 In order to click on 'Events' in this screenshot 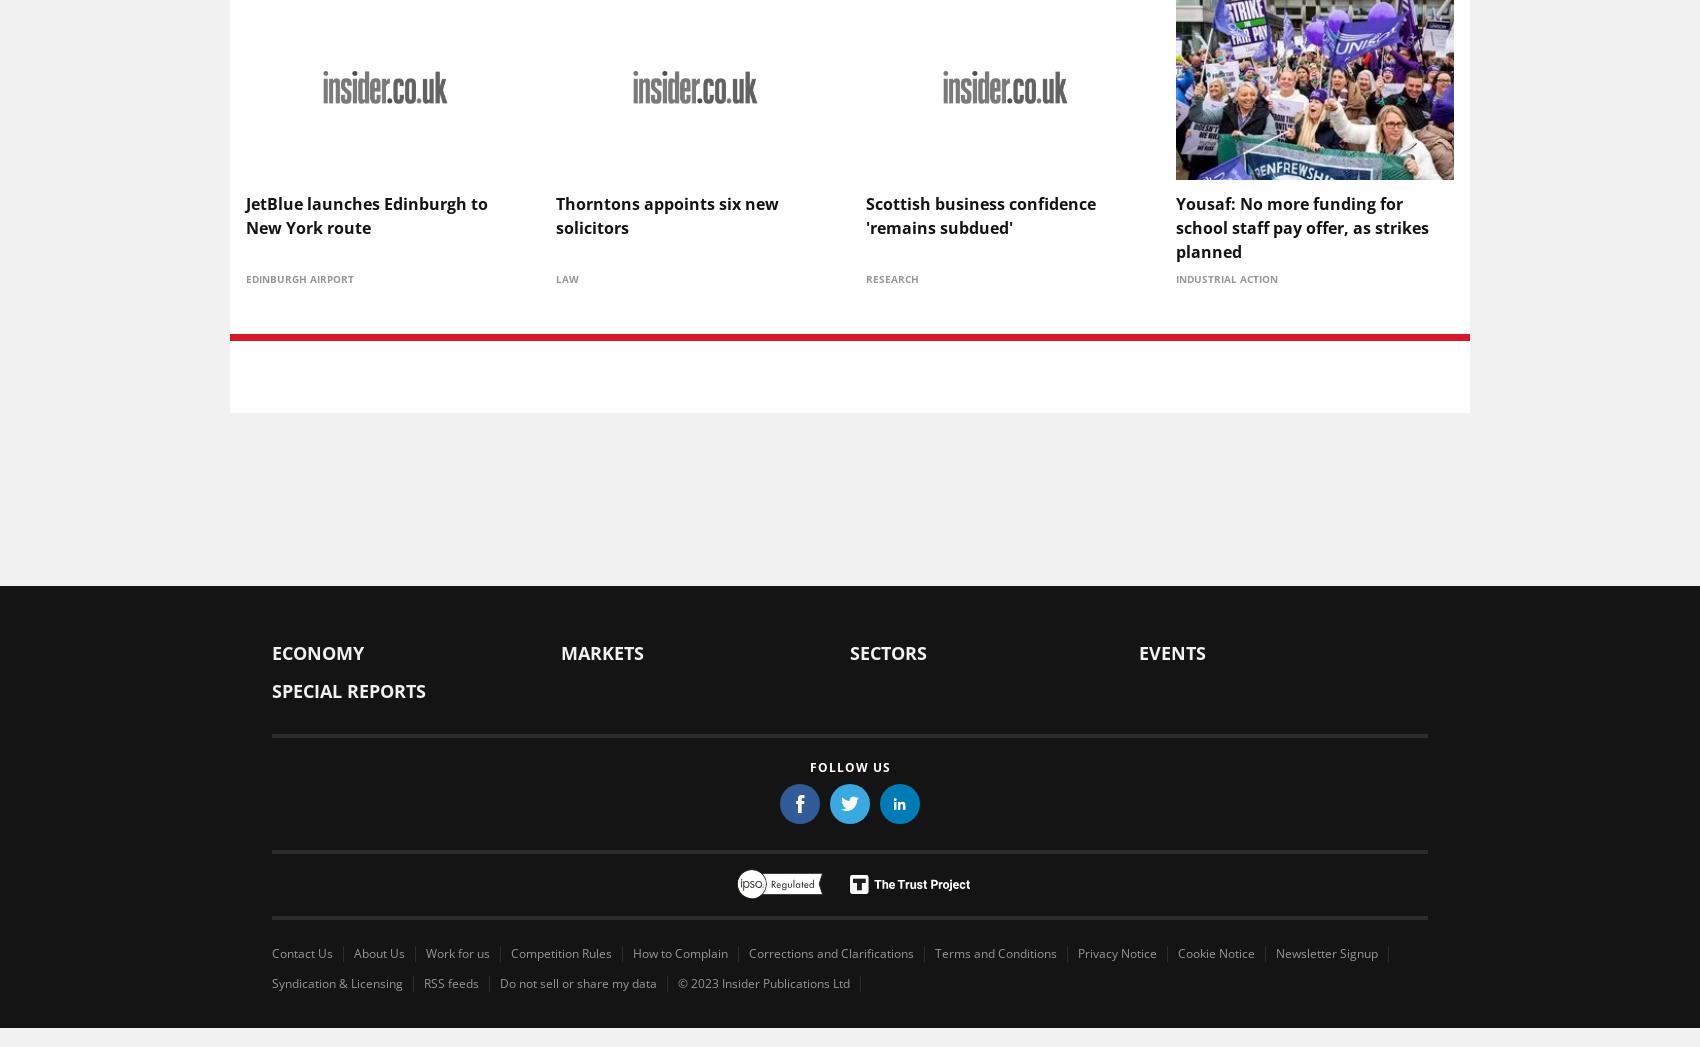, I will do `click(1139, 651)`.